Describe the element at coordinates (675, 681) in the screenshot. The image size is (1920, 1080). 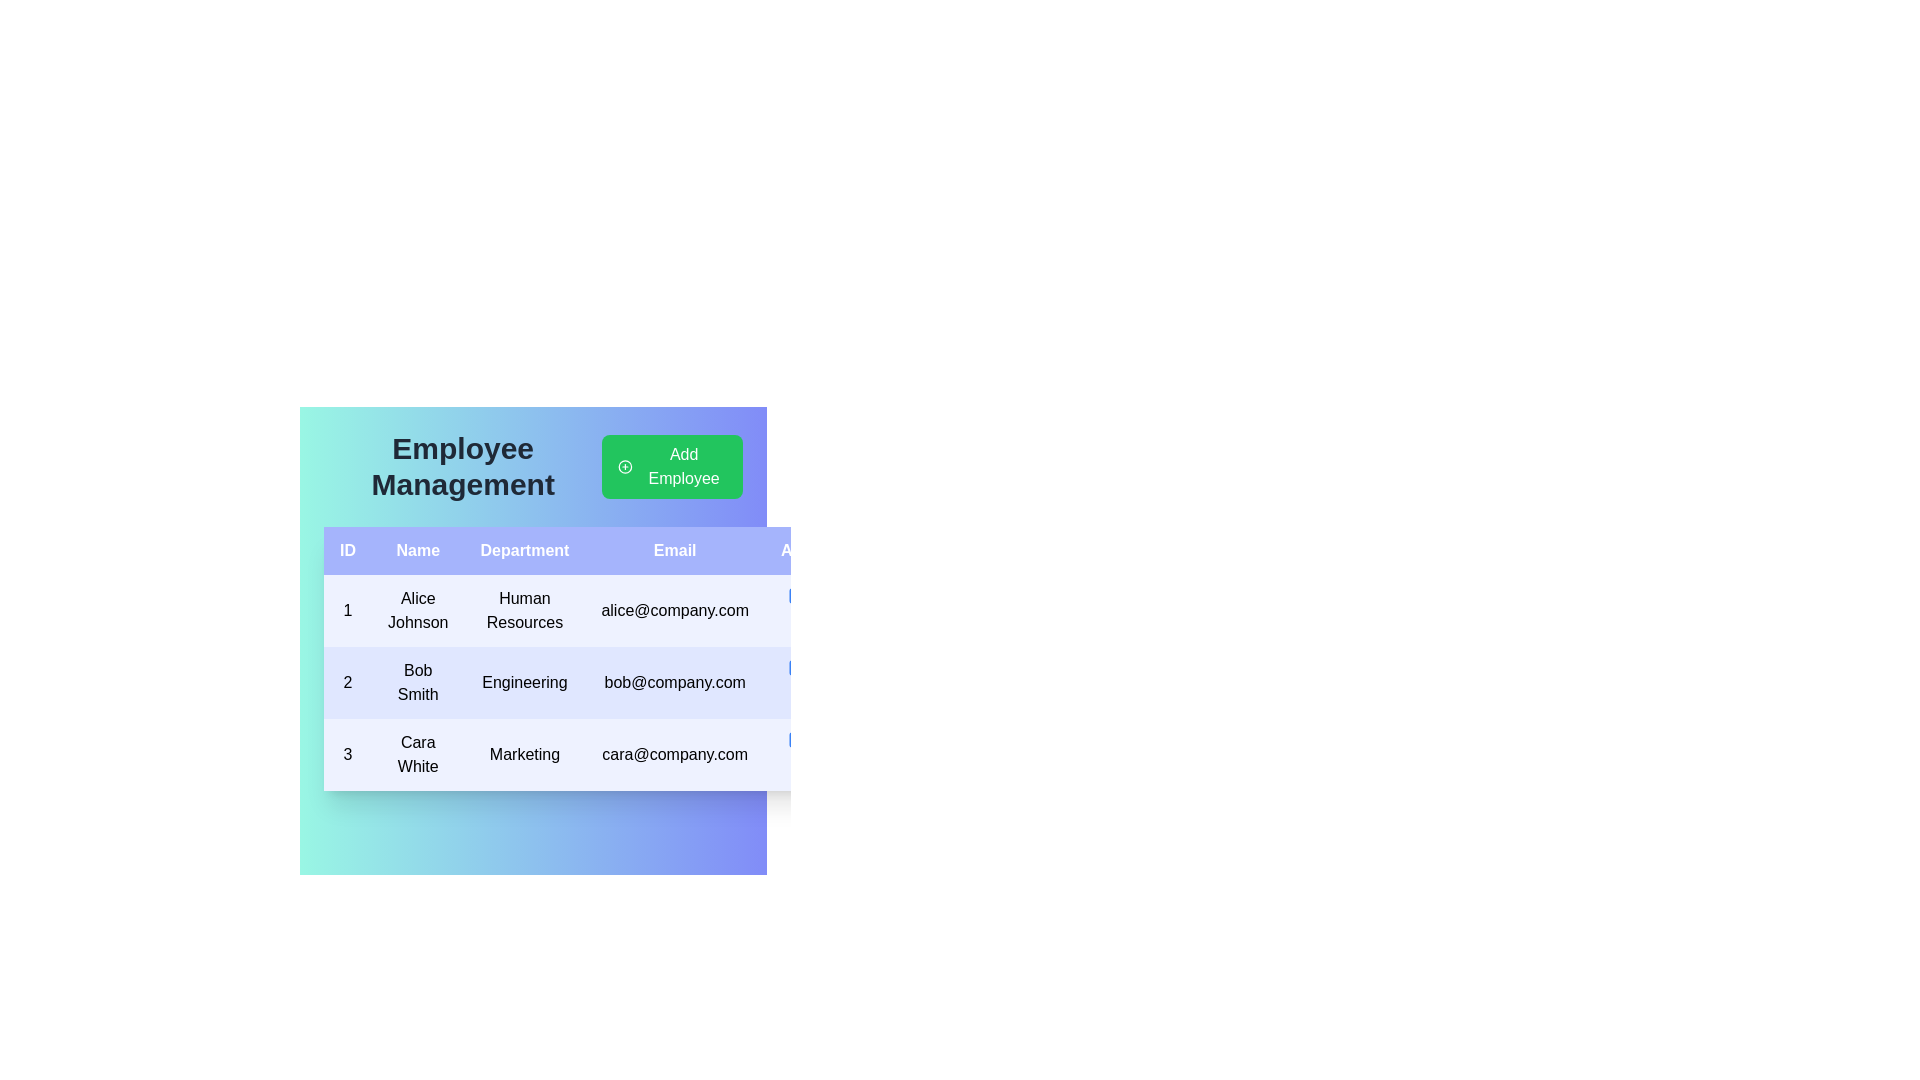
I see `the static text label displaying the email address 'bob@company.com' located in the fourth column of the second row of the table under the 'Email' header` at that location.